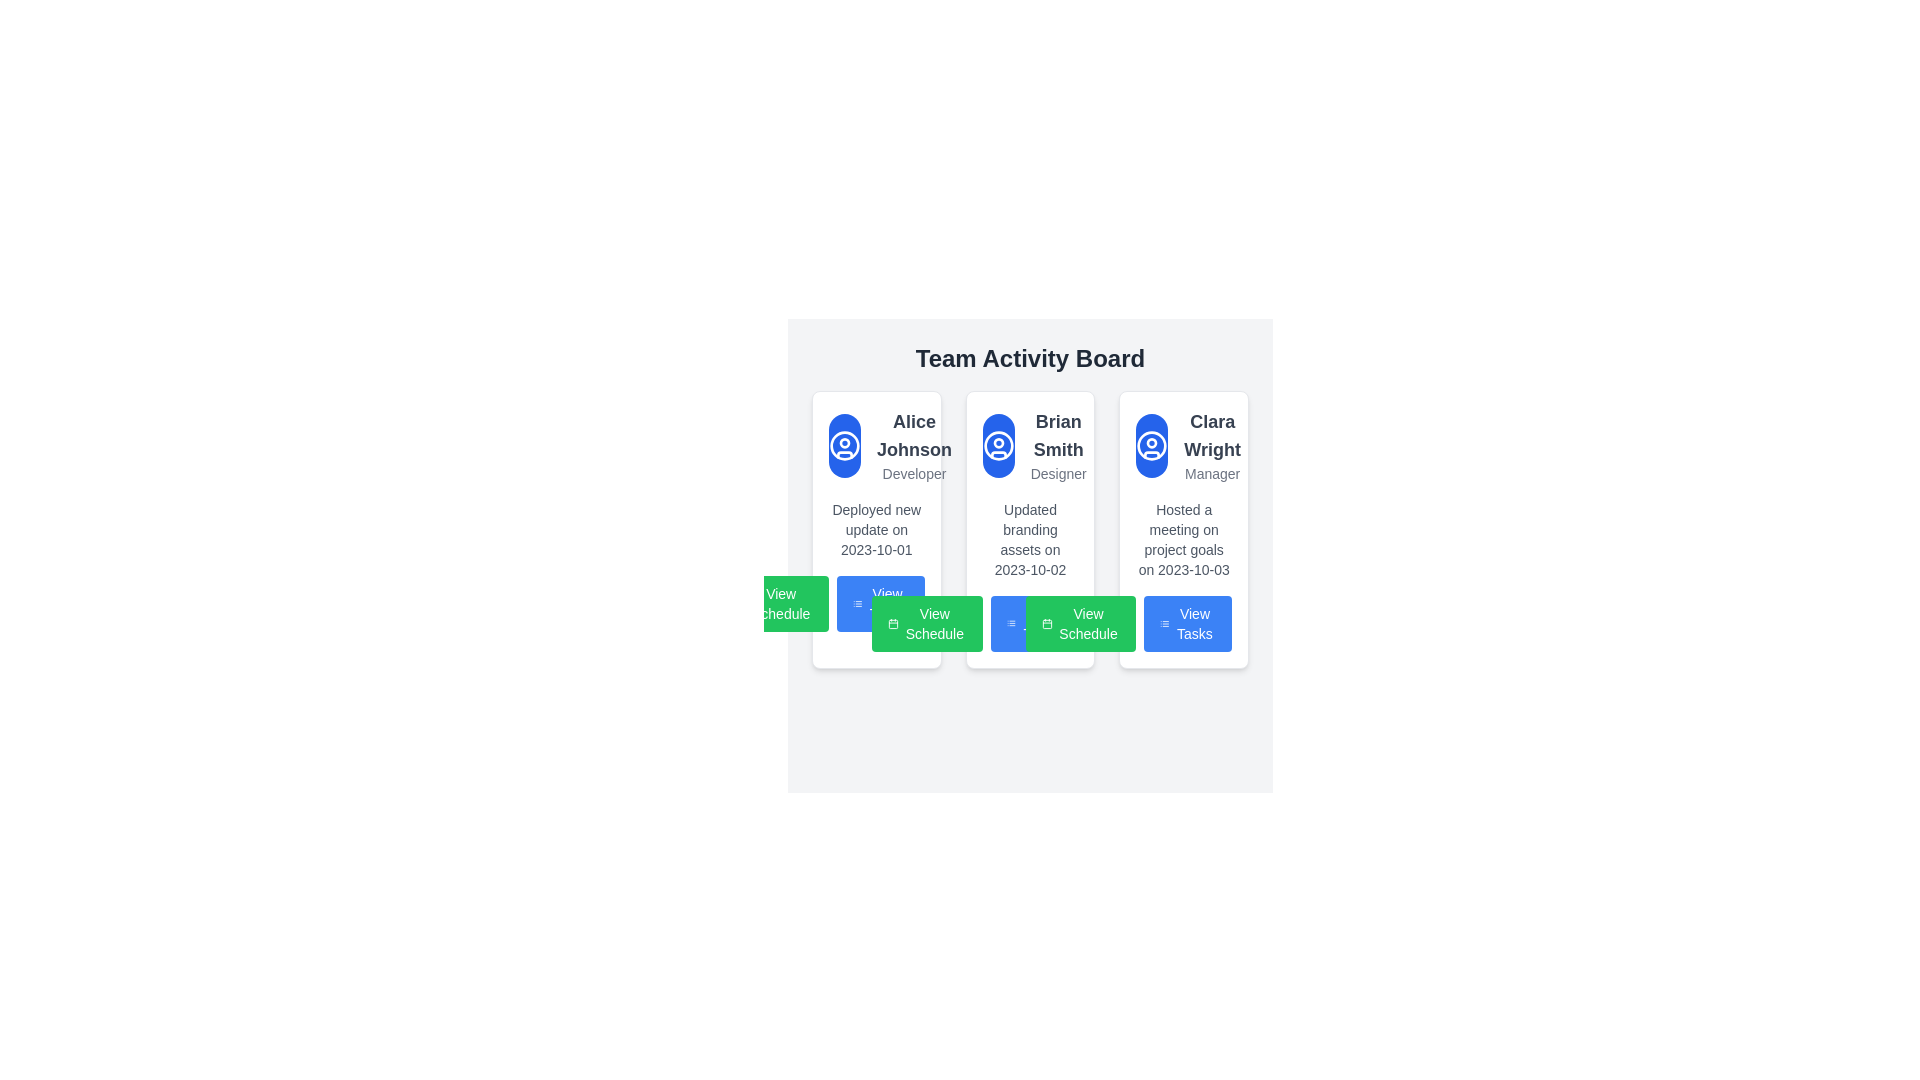 The image size is (1920, 1080). I want to click on the User Profile Display element that shows the user's name, role, and representative icon, which is the leftmost card in a group of user profile cards, so click(876, 445).